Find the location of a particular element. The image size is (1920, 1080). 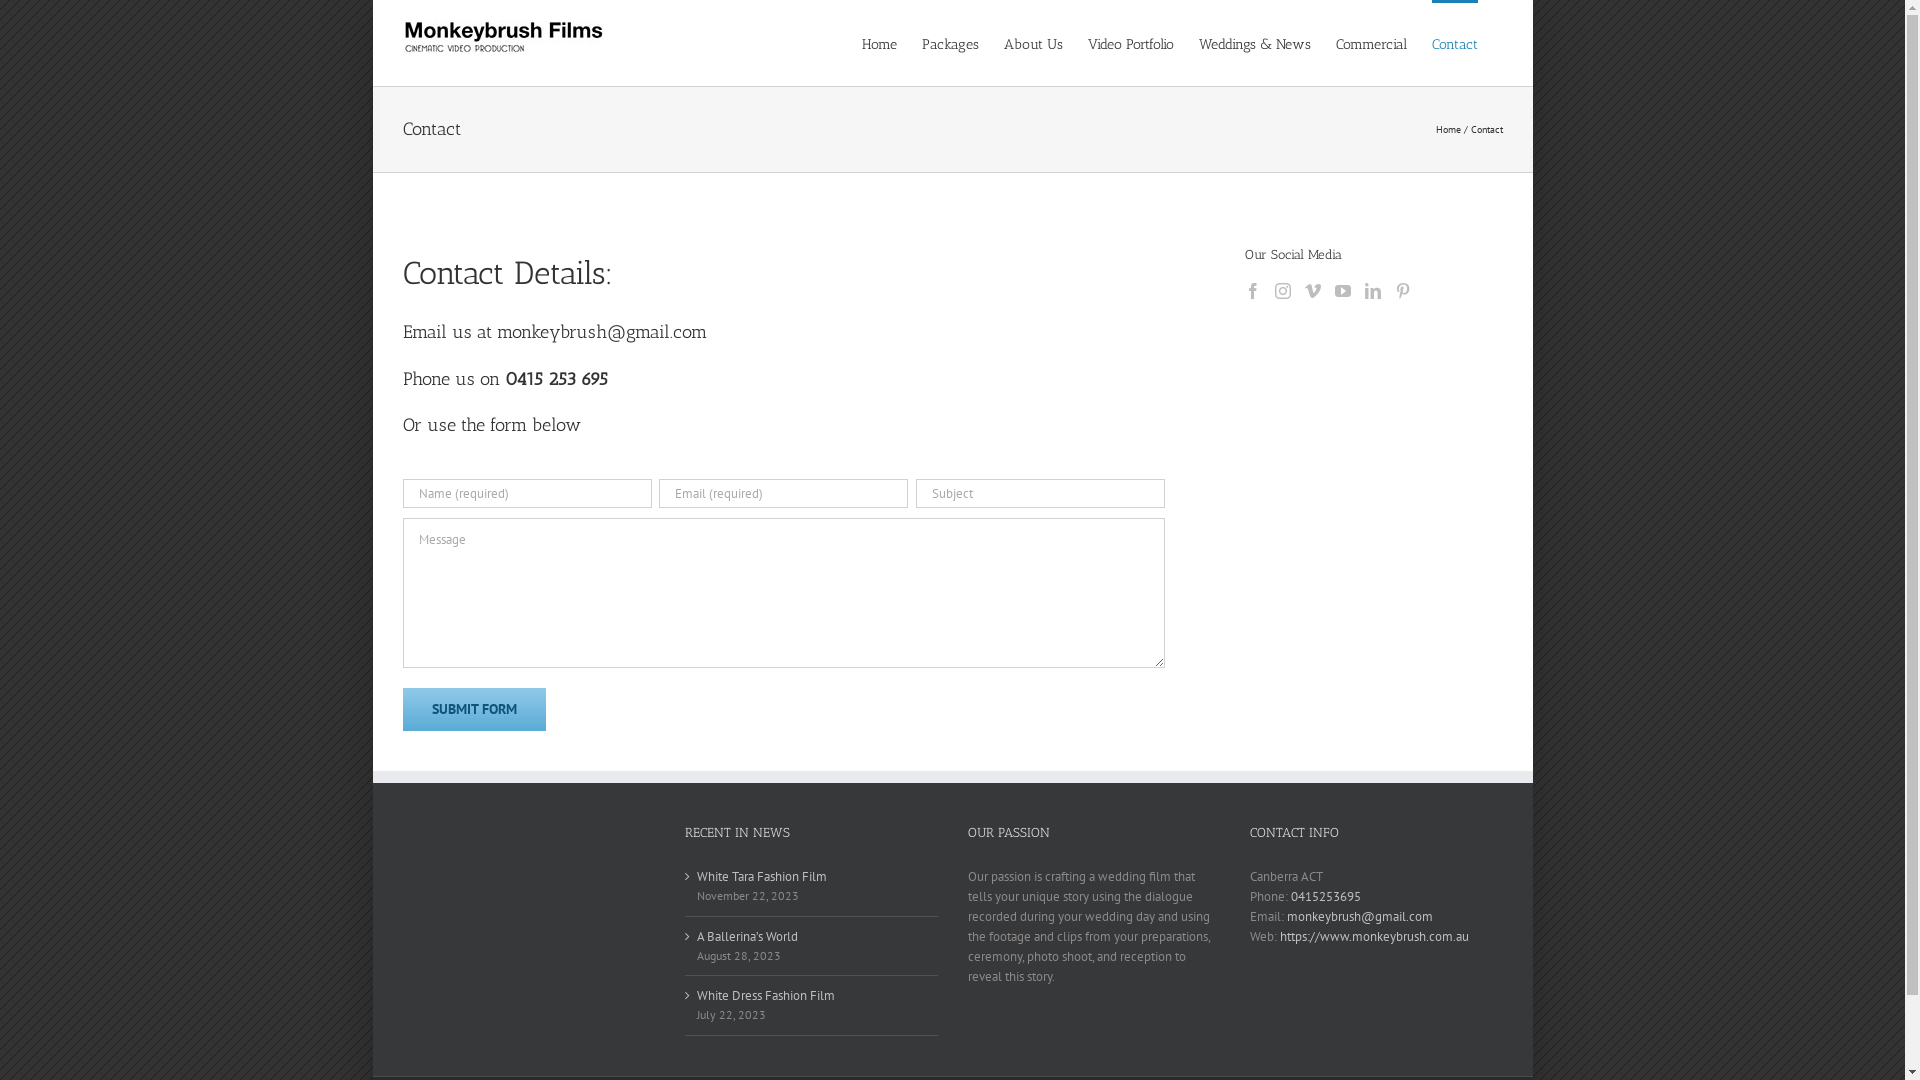

'YouTube' is located at coordinates (1343, 290).